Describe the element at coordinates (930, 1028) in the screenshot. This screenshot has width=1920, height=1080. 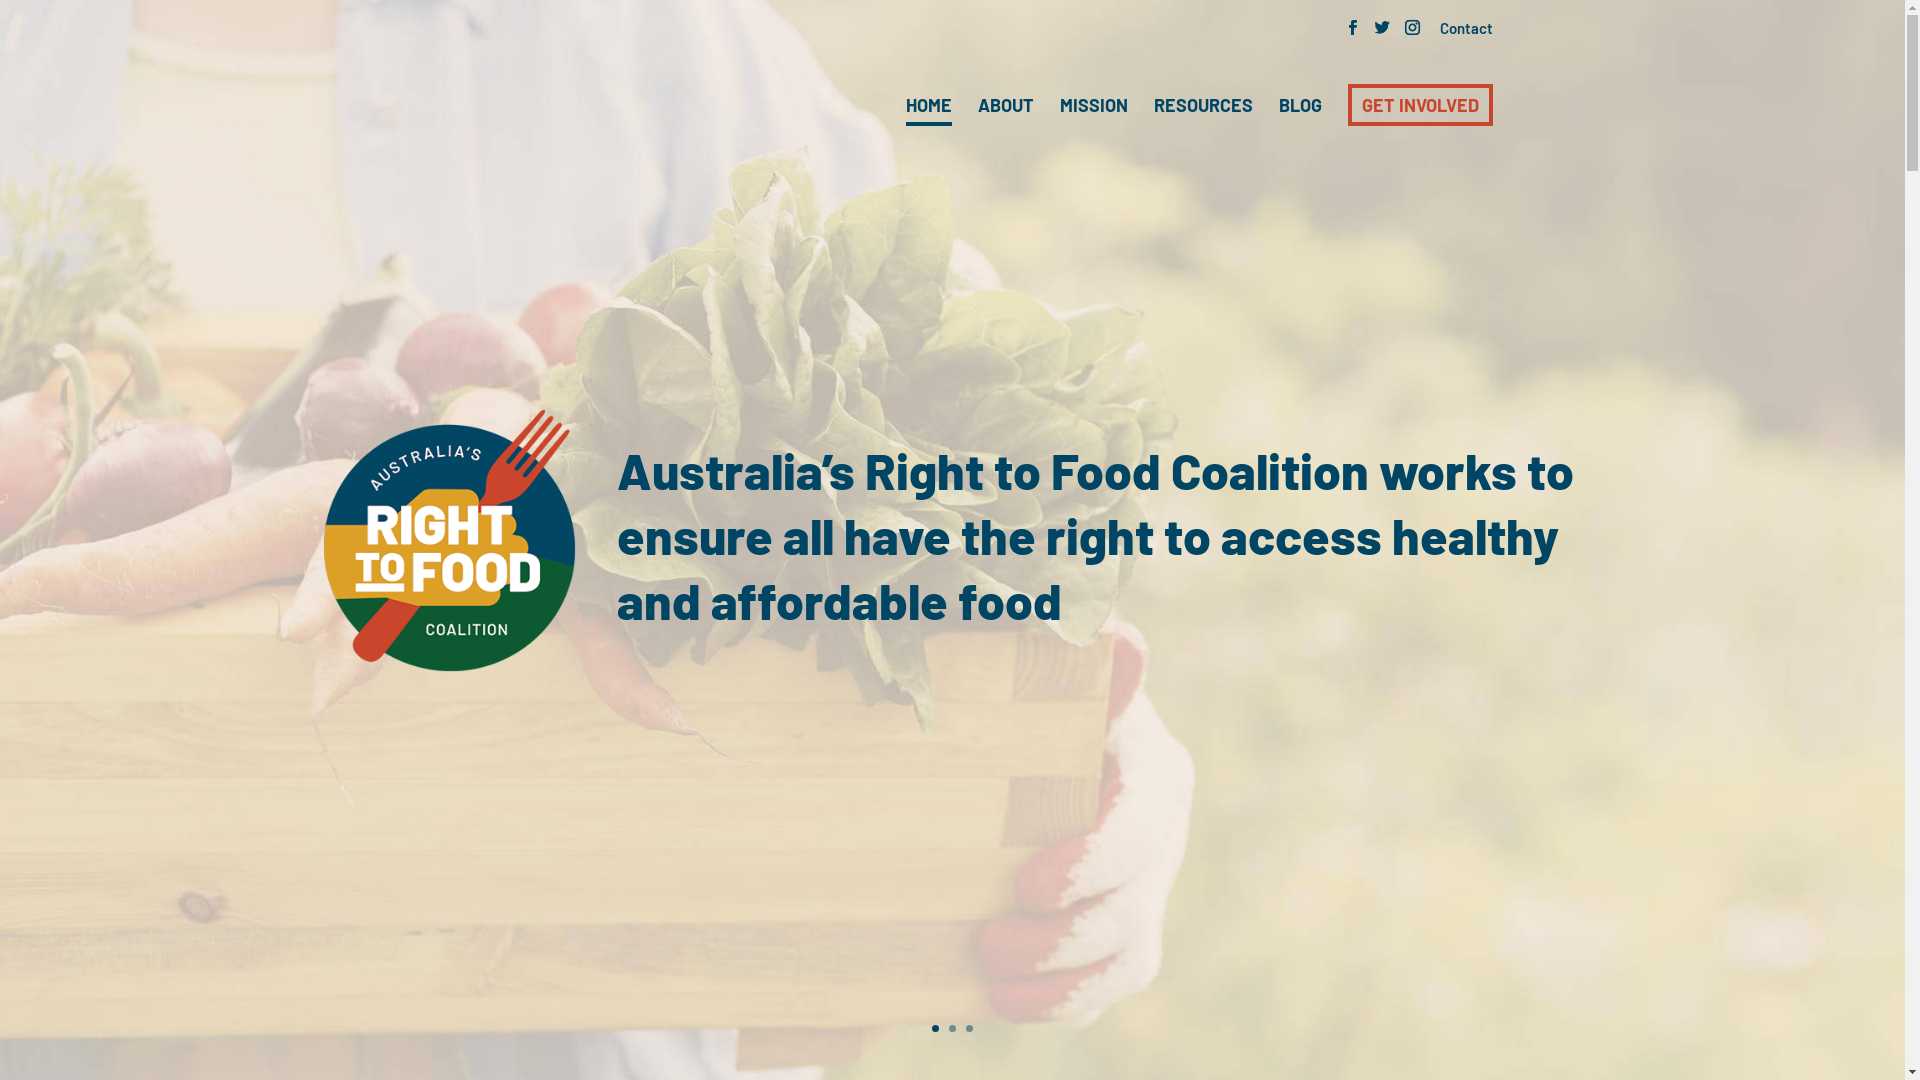
I see `'1'` at that location.